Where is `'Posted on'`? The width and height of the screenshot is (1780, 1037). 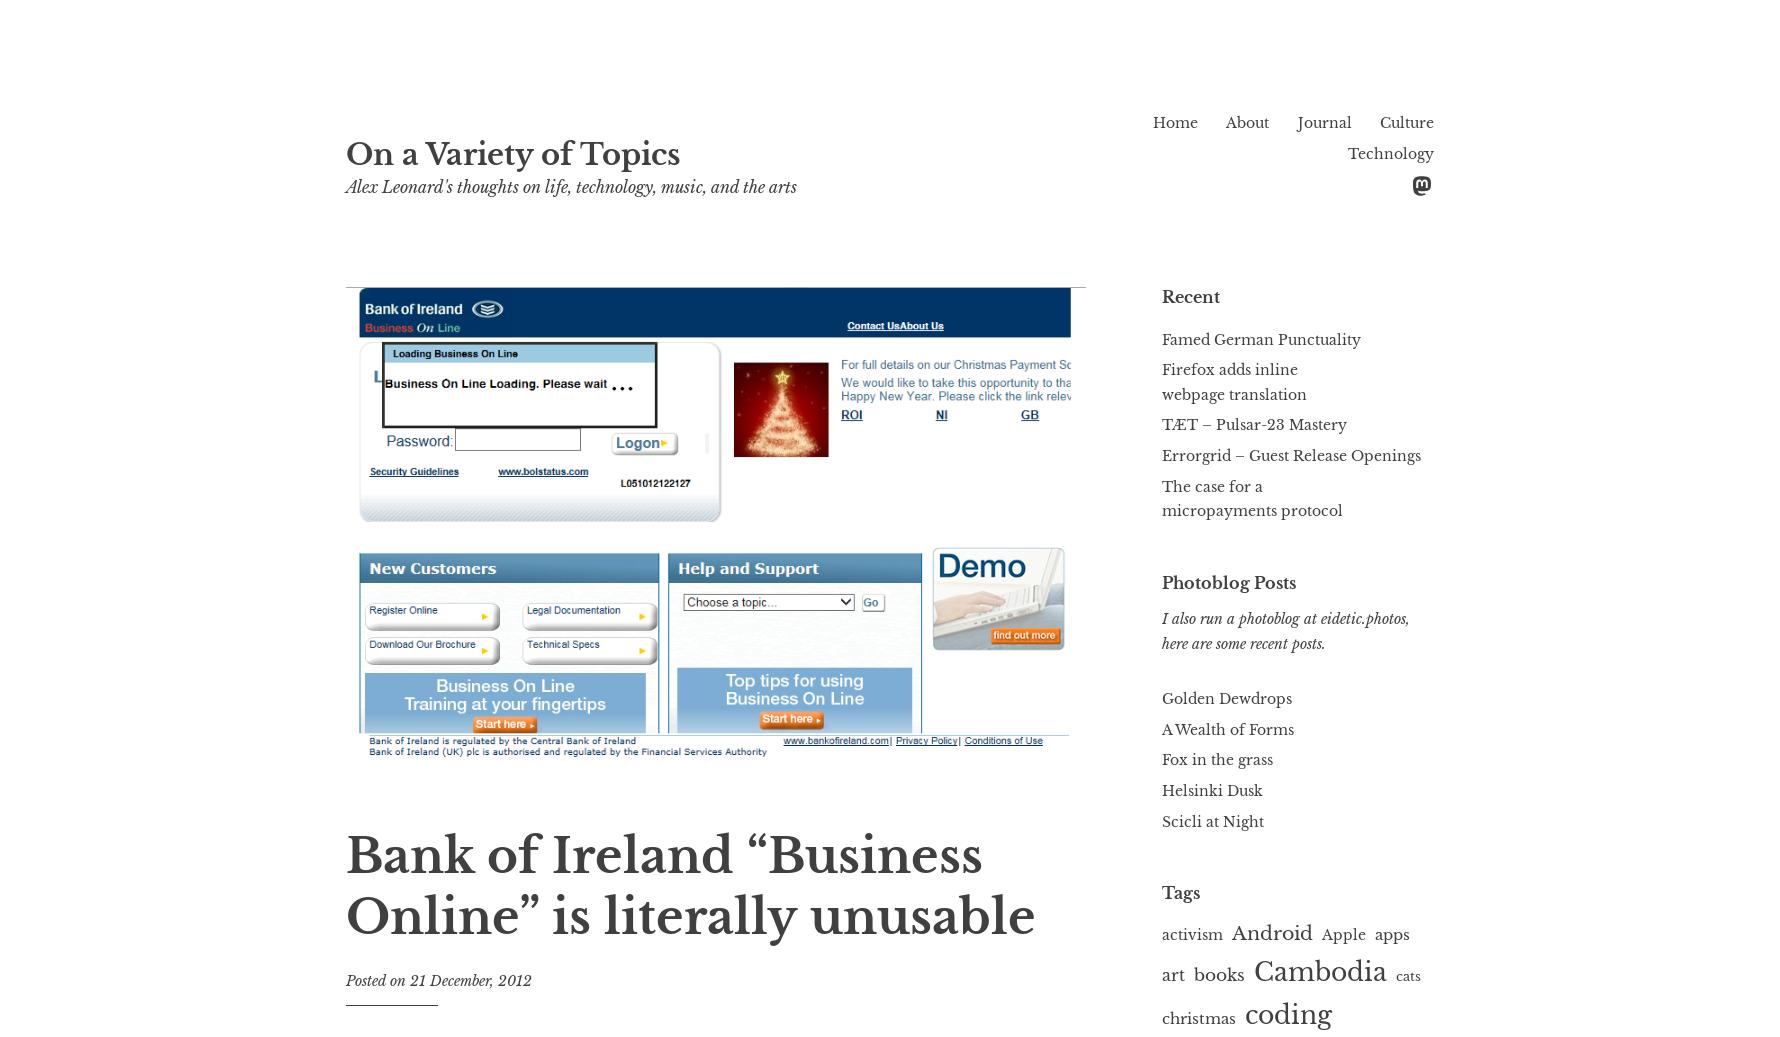
'Posted on' is located at coordinates (377, 979).